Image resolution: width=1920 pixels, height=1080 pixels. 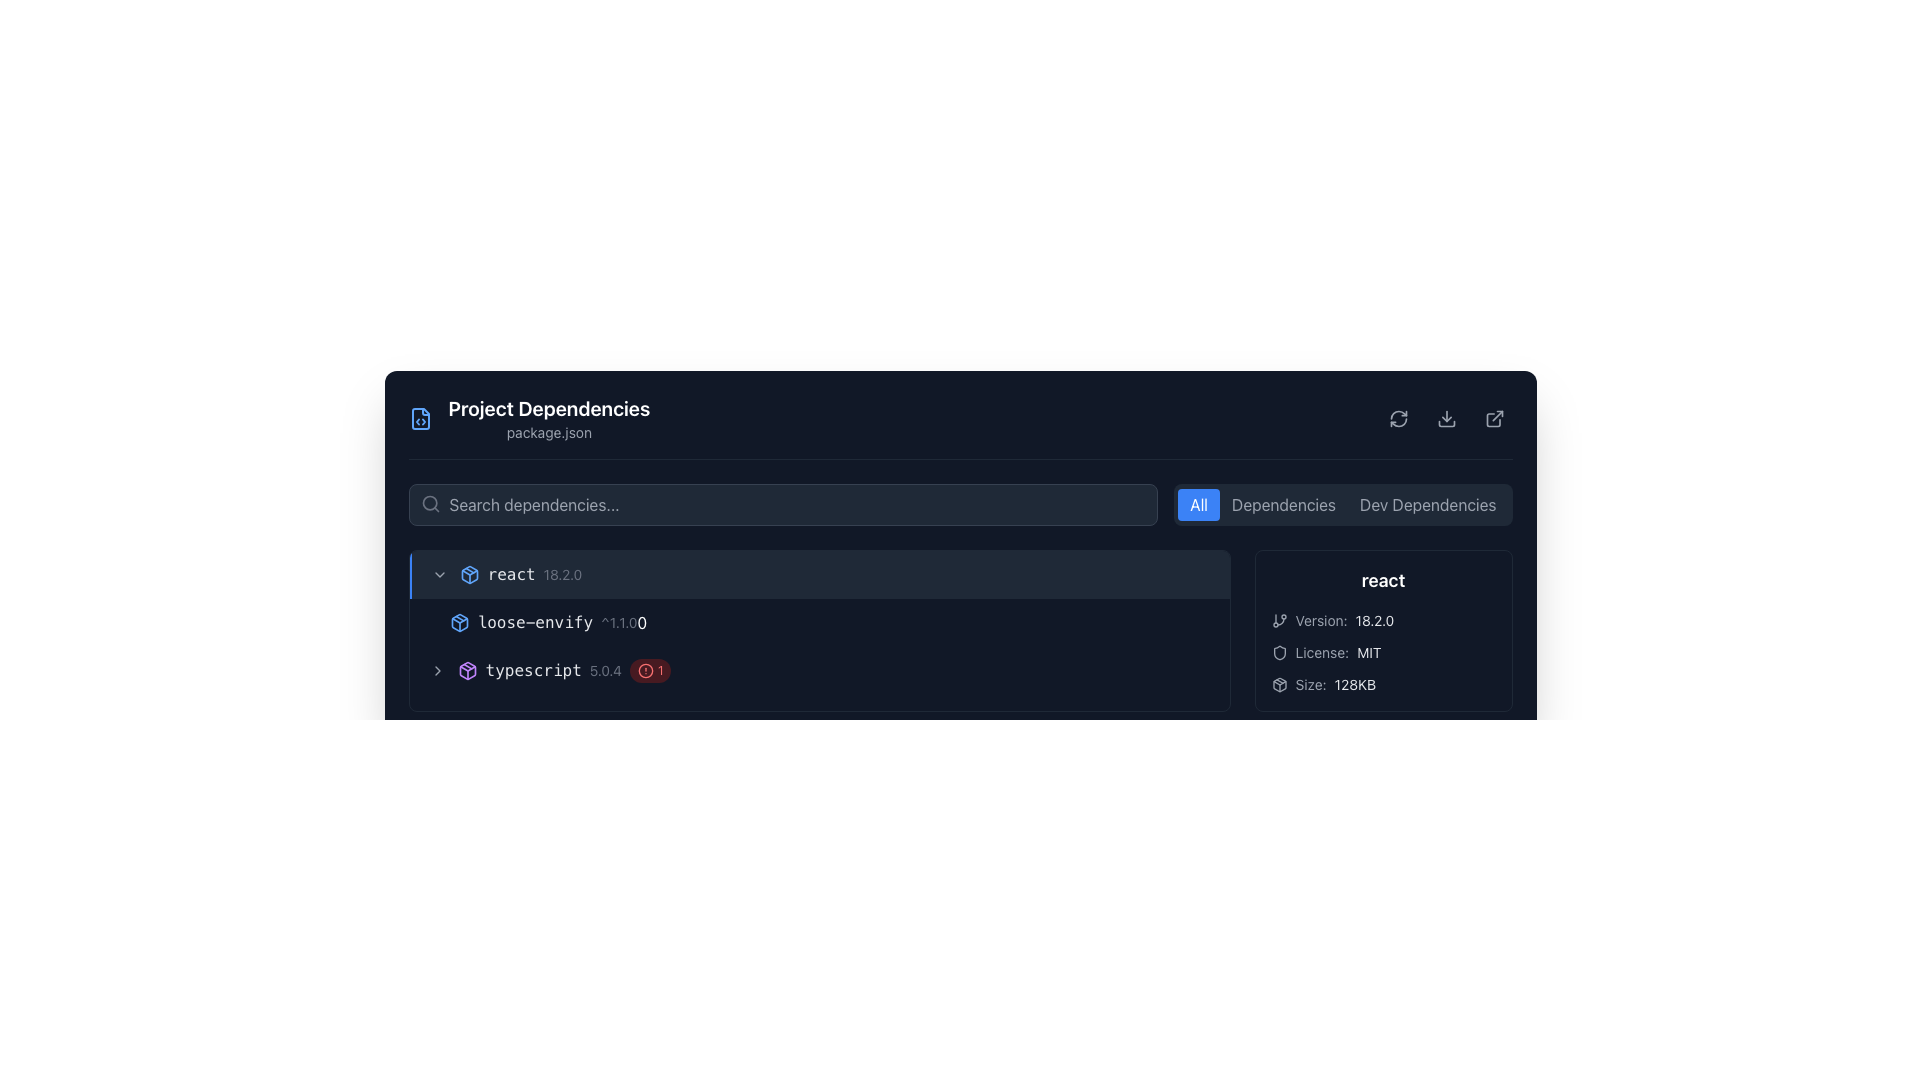 What do you see at coordinates (428, 502) in the screenshot?
I see `the circular search icon located to the left of the search input field in the top-left side of the main content area` at bounding box center [428, 502].